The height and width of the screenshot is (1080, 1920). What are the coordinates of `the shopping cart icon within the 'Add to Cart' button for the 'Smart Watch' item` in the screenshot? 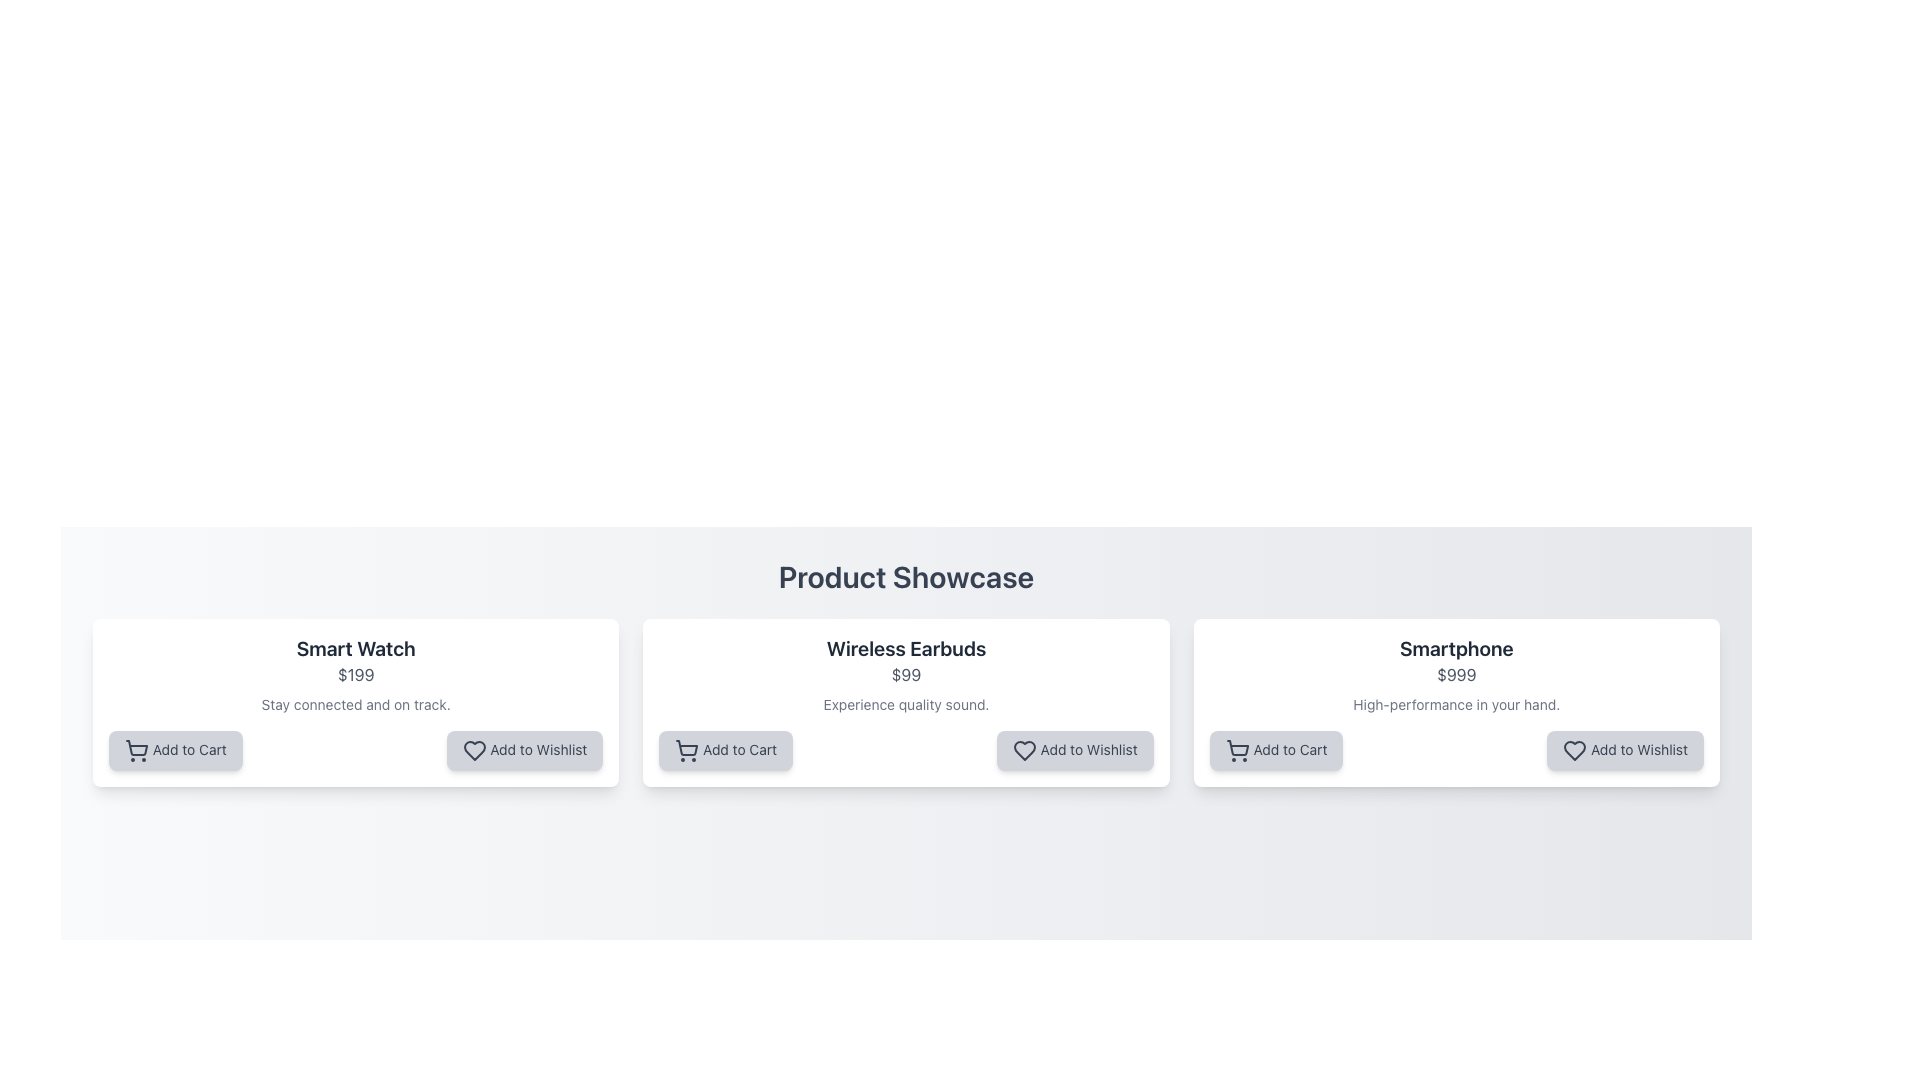 It's located at (136, 751).